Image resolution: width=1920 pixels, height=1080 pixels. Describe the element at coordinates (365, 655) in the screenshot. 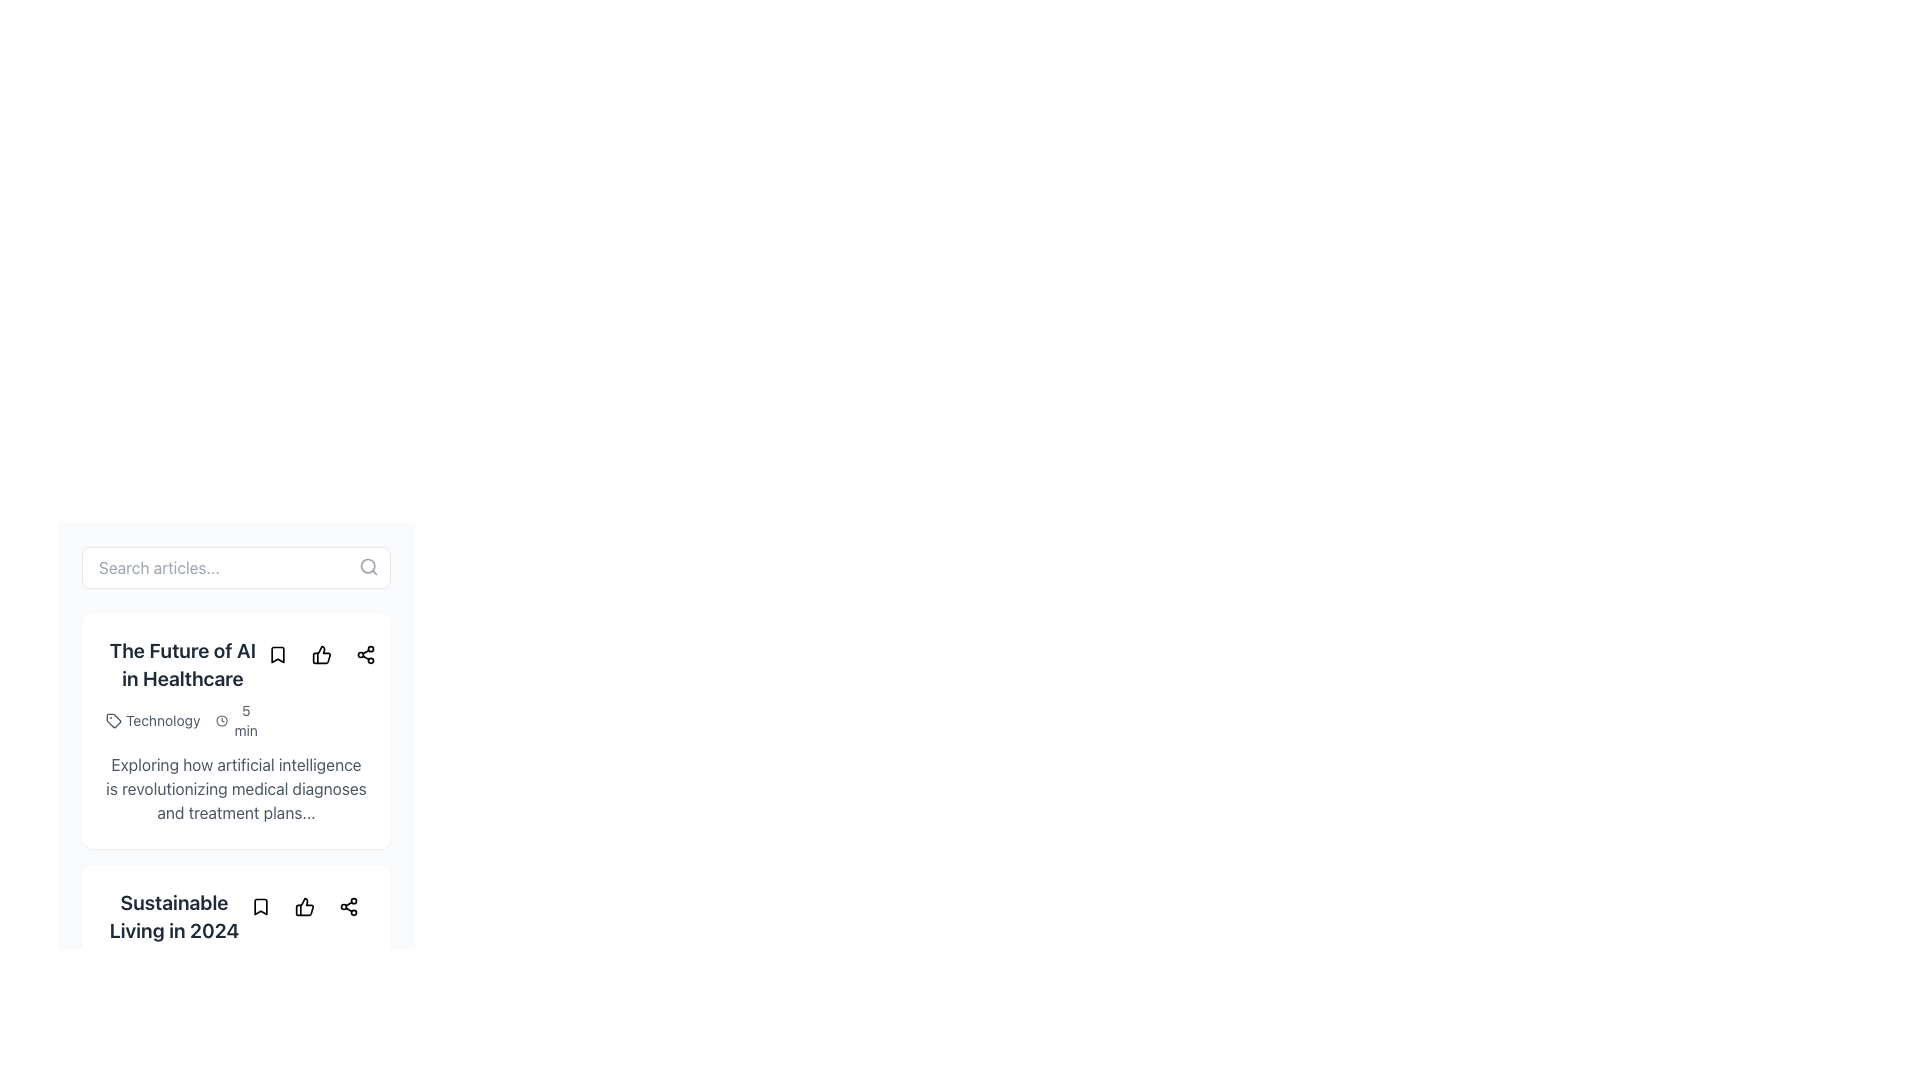

I see `the share button, which is the third button in a horizontal group located to the right of a thumbs-up button` at that location.